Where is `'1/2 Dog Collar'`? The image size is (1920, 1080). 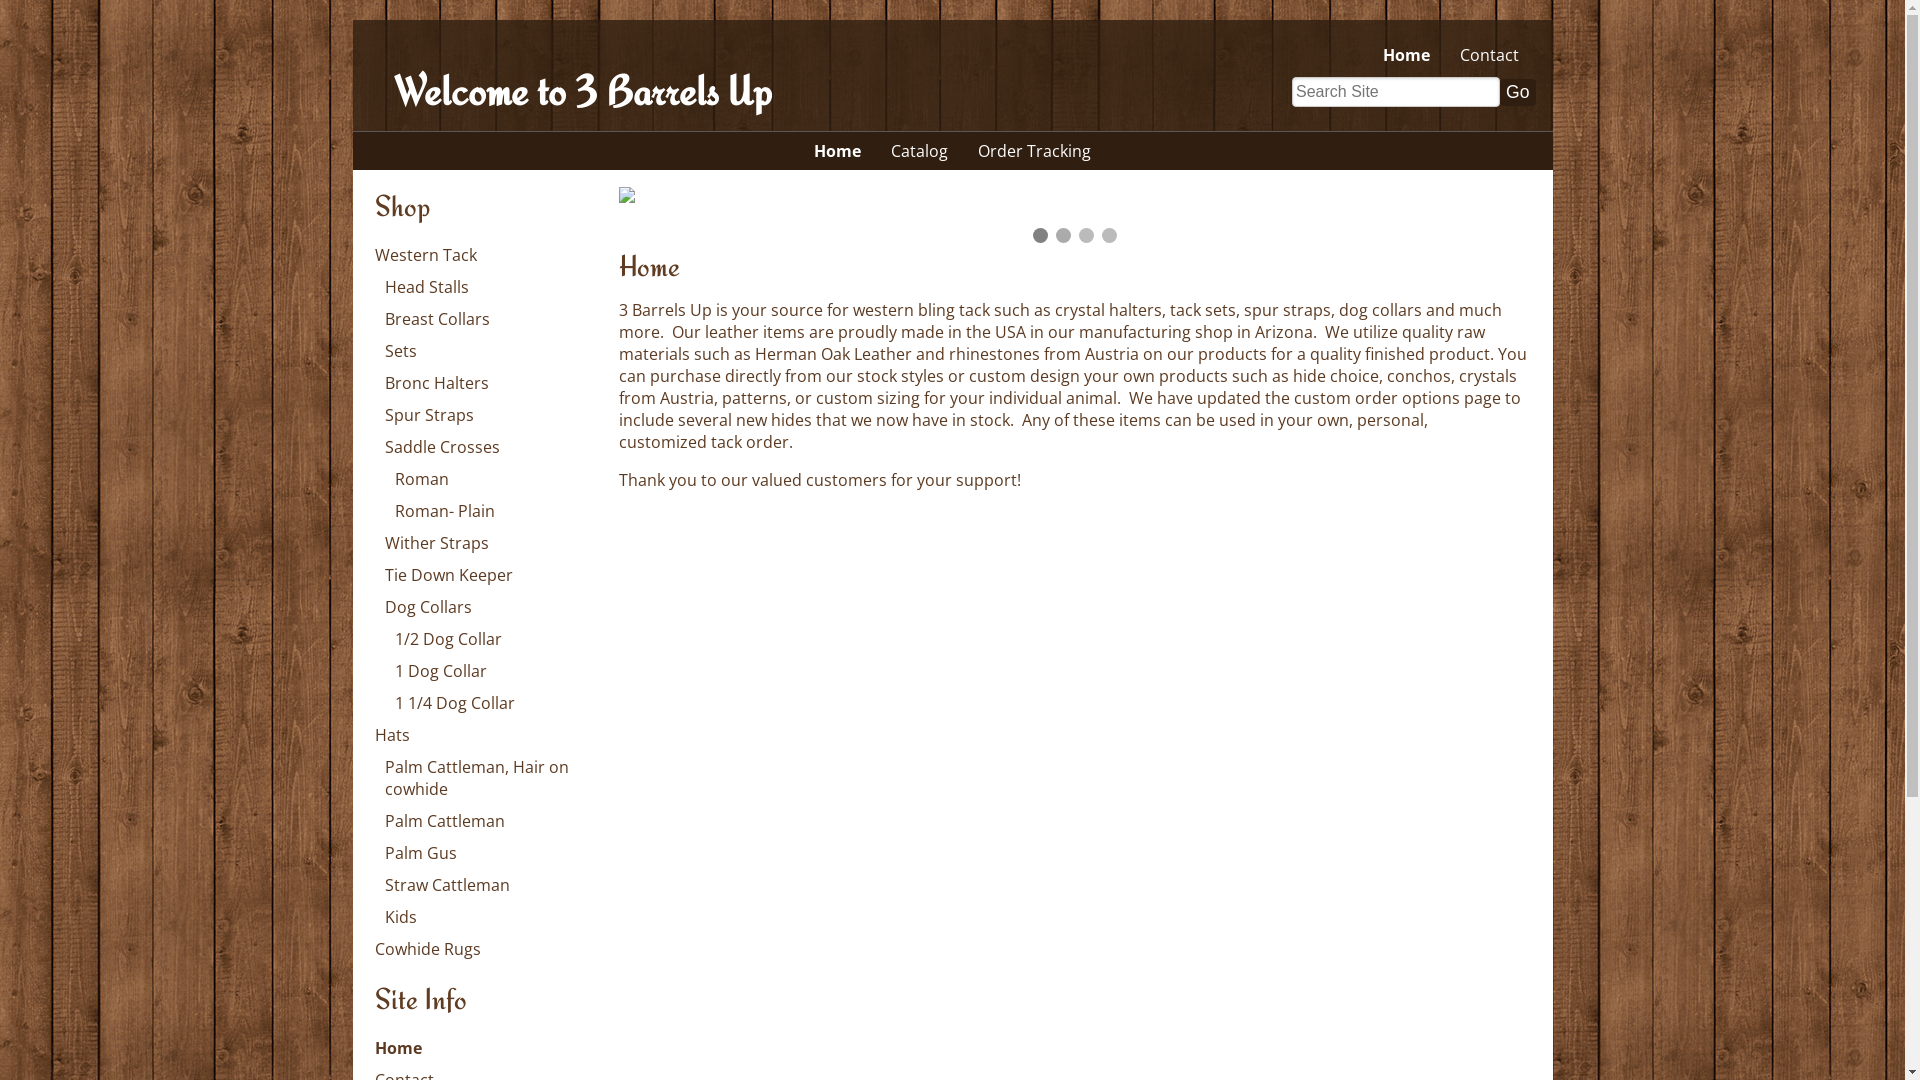 '1/2 Dog Collar' is located at coordinates (446, 639).